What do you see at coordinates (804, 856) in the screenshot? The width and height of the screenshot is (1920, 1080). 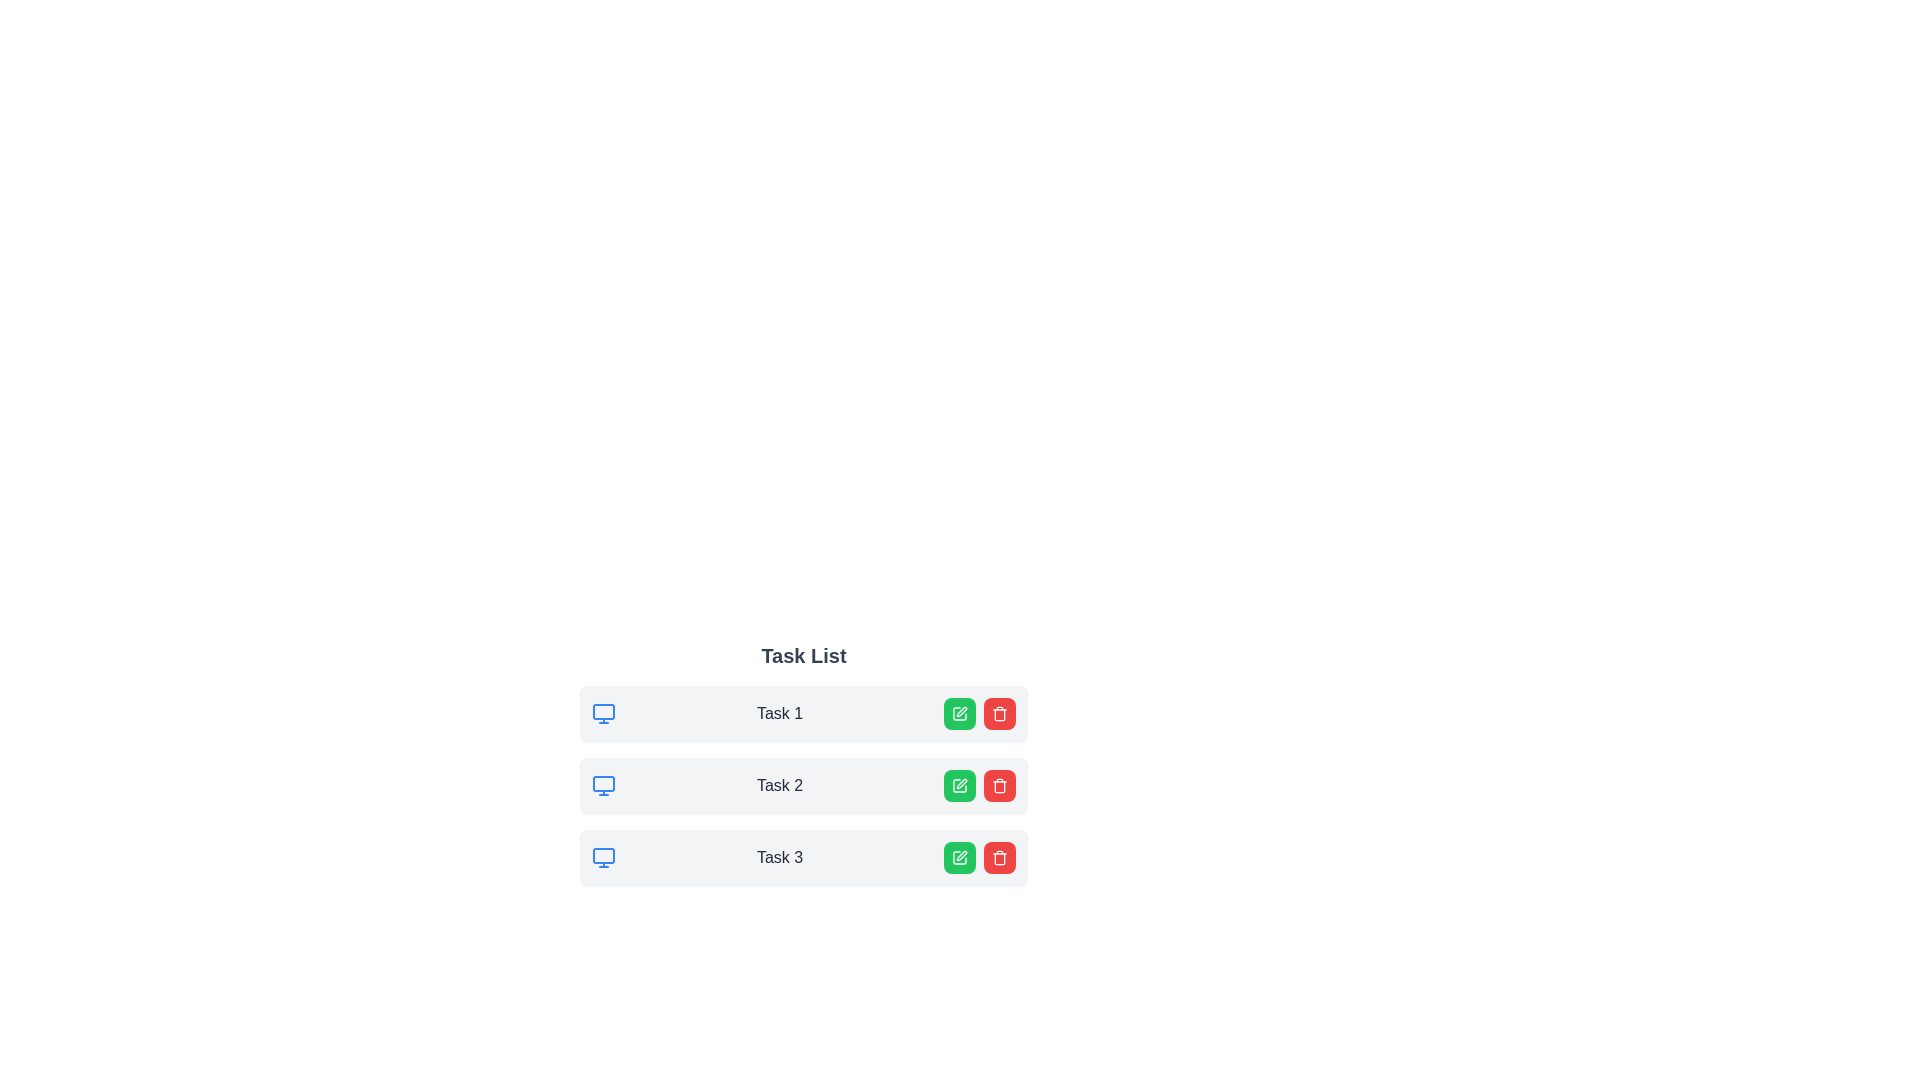 I see `the 'Task 3' list item in the task management interface` at bounding box center [804, 856].